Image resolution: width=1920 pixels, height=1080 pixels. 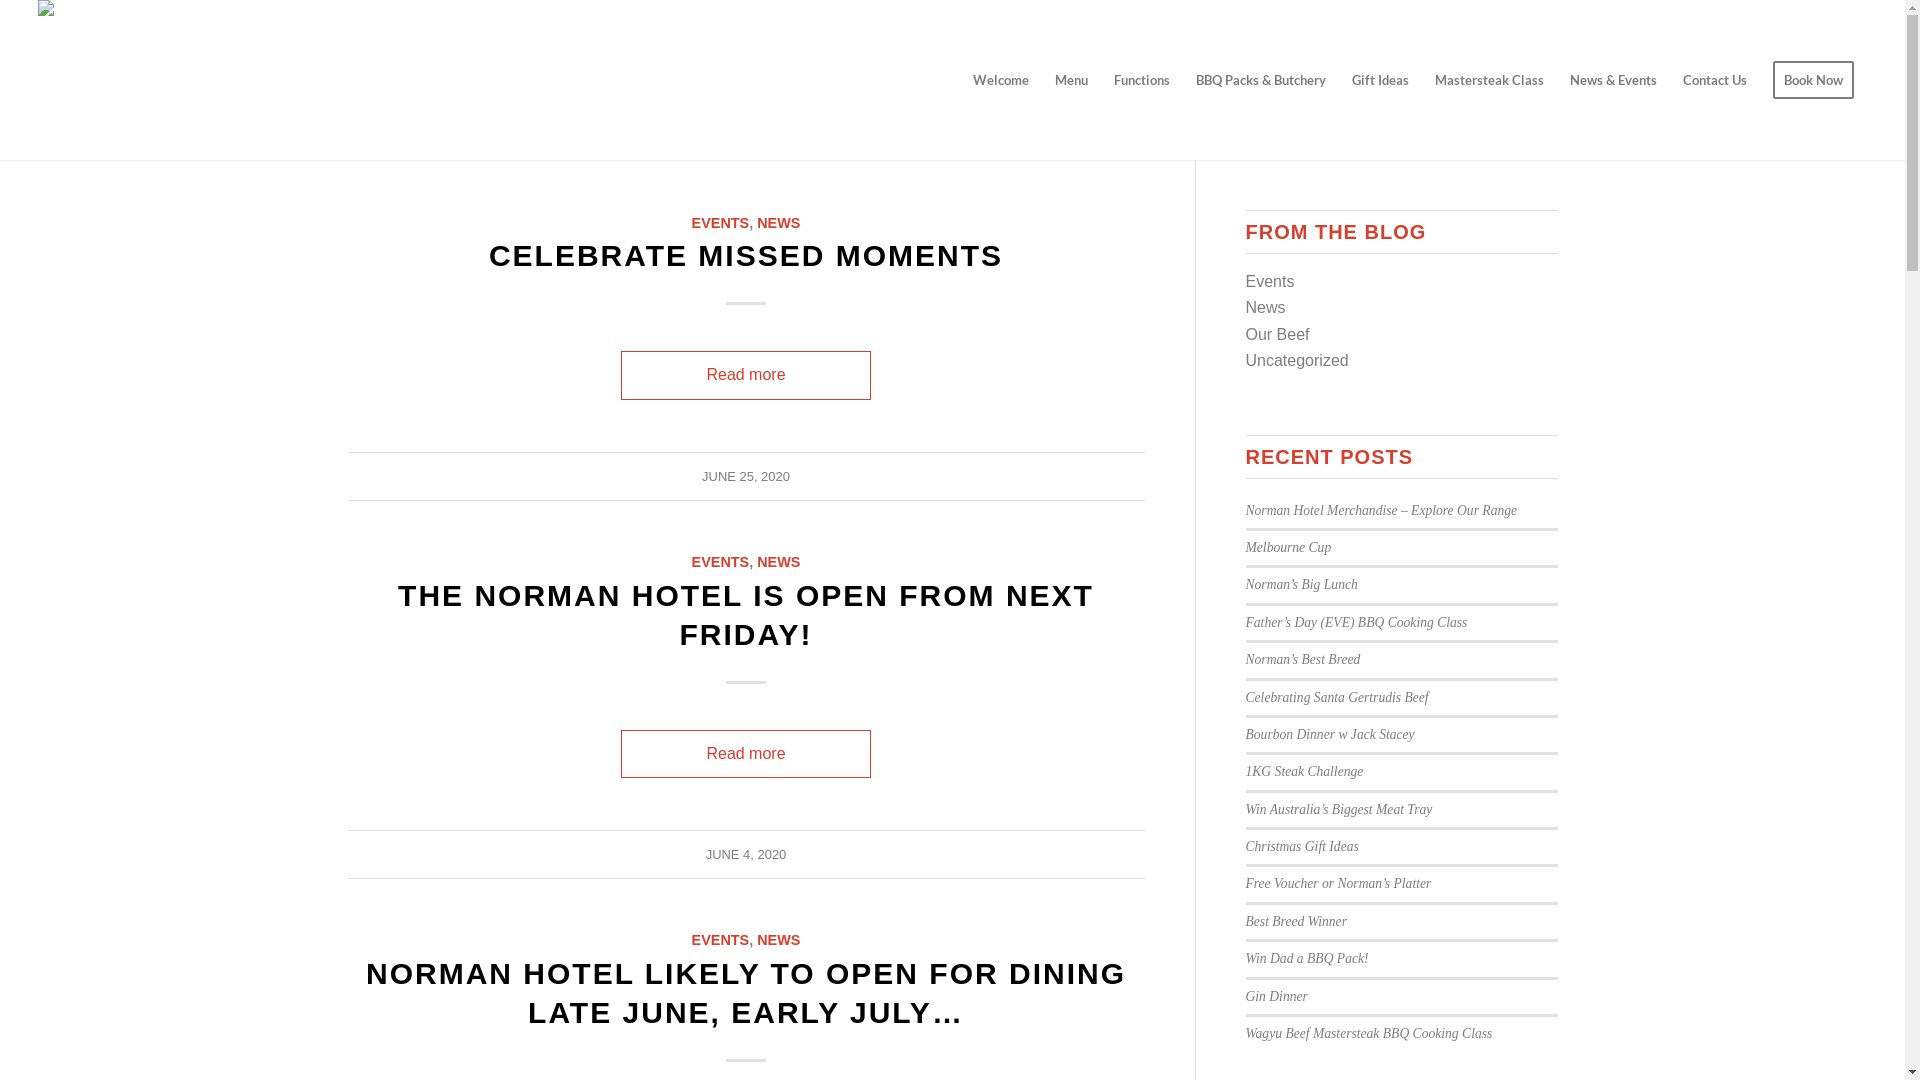 What do you see at coordinates (1302, 846) in the screenshot?
I see `'Christmas Gift Ideas'` at bounding box center [1302, 846].